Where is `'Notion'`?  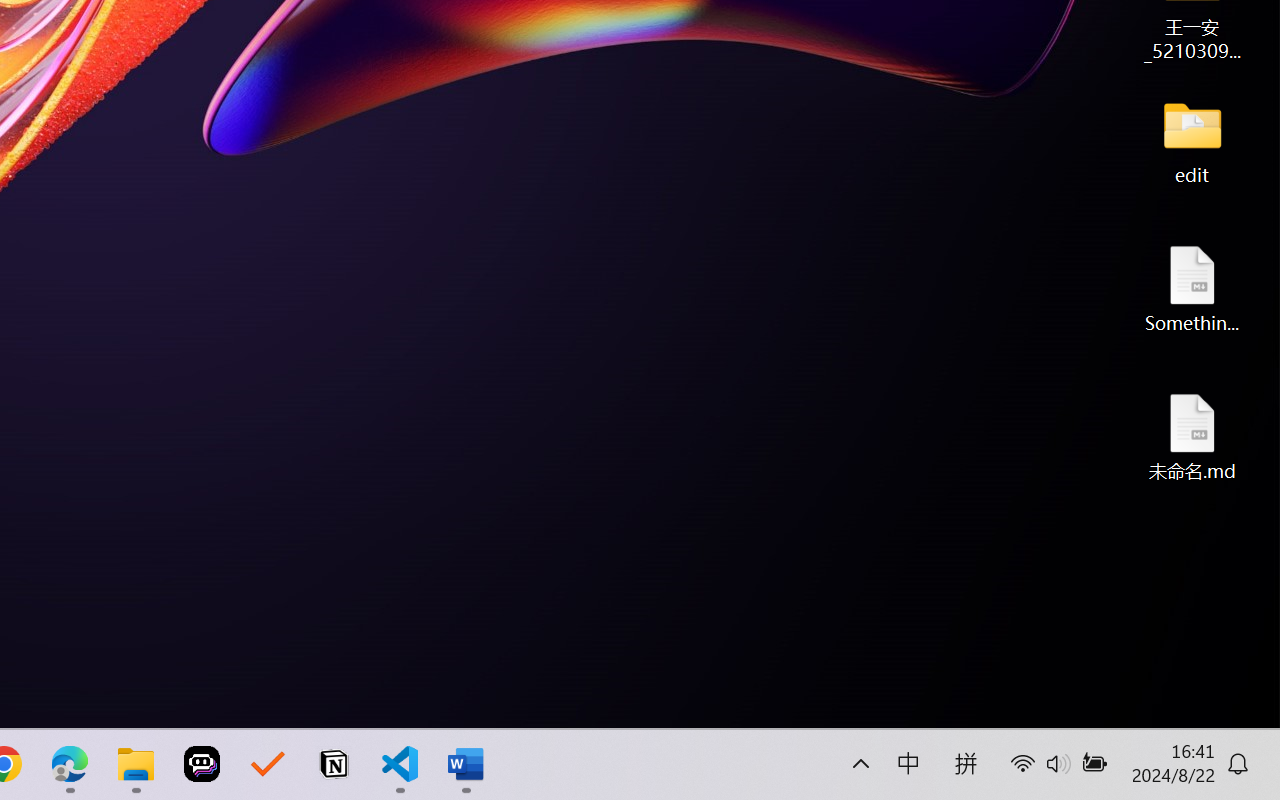 'Notion' is located at coordinates (334, 764).